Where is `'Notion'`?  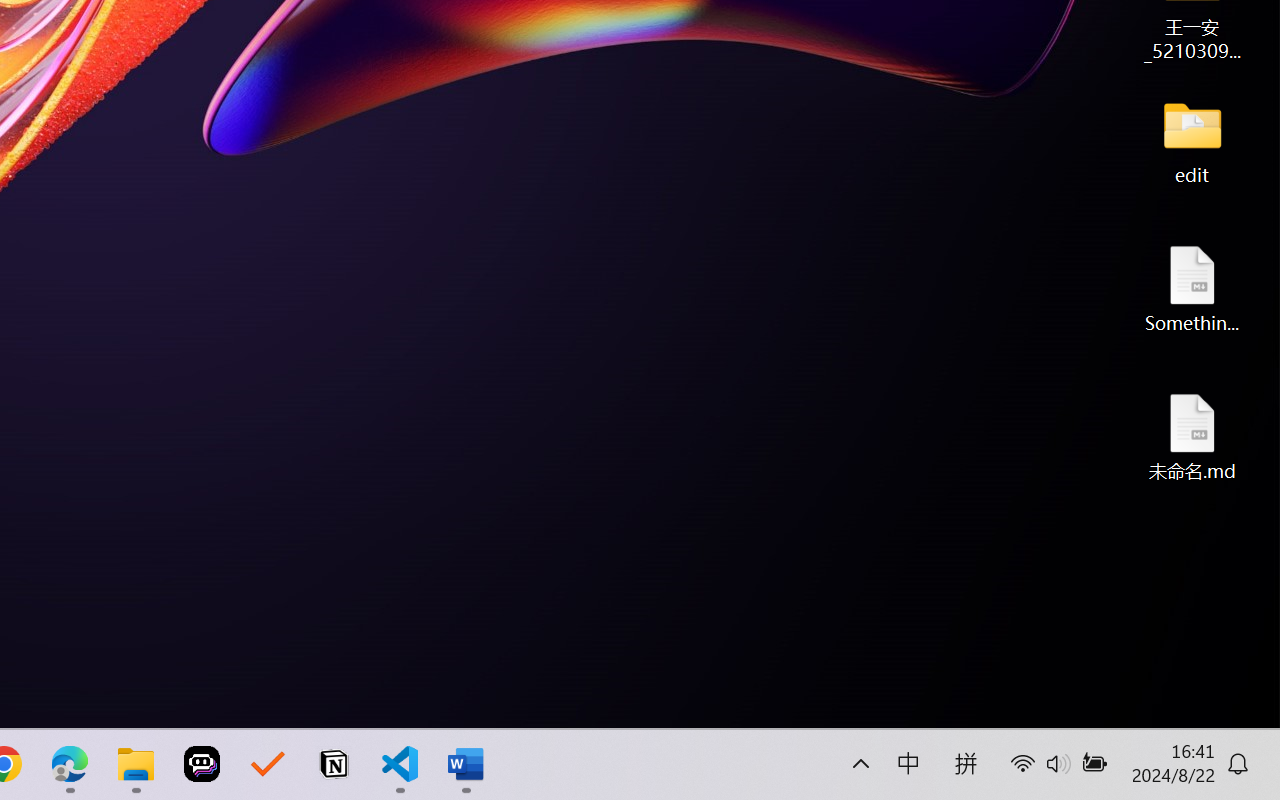 'Notion' is located at coordinates (334, 764).